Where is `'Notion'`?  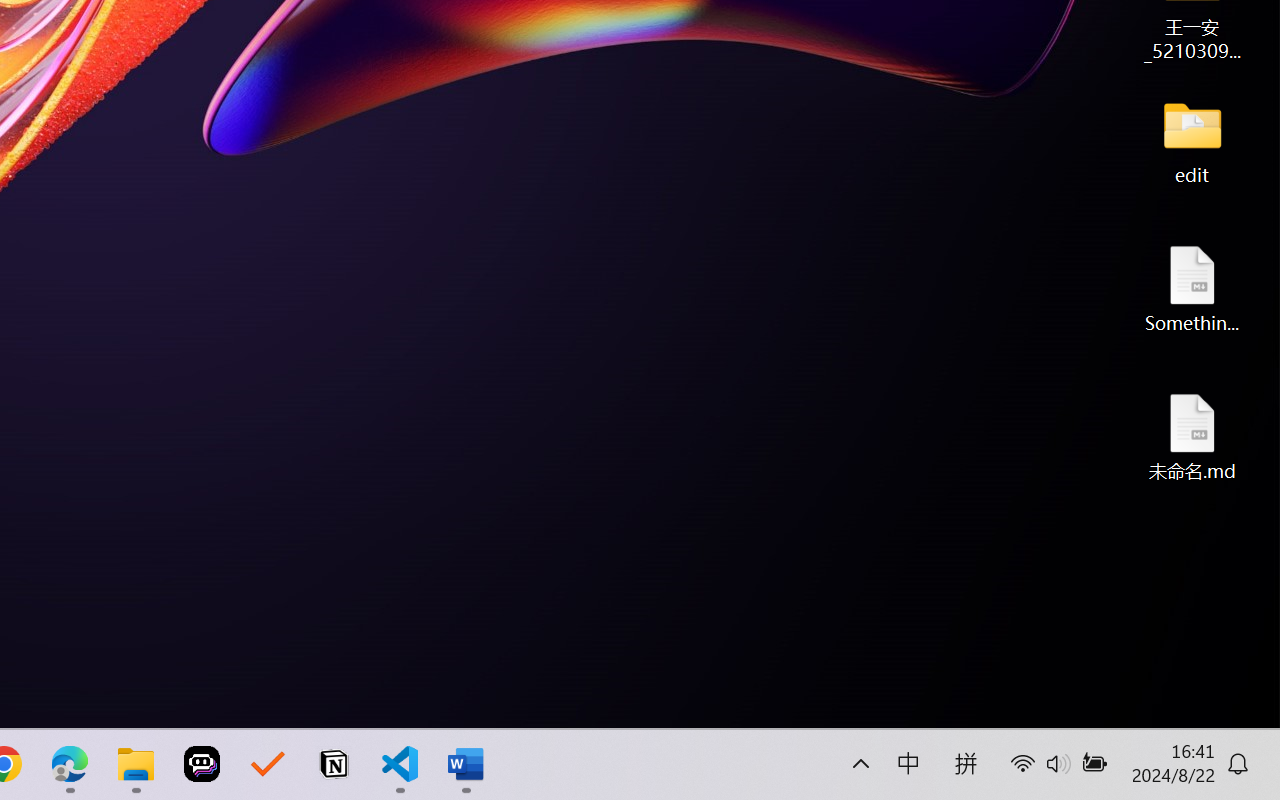 'Notion' is located at coordinates (334, 764).